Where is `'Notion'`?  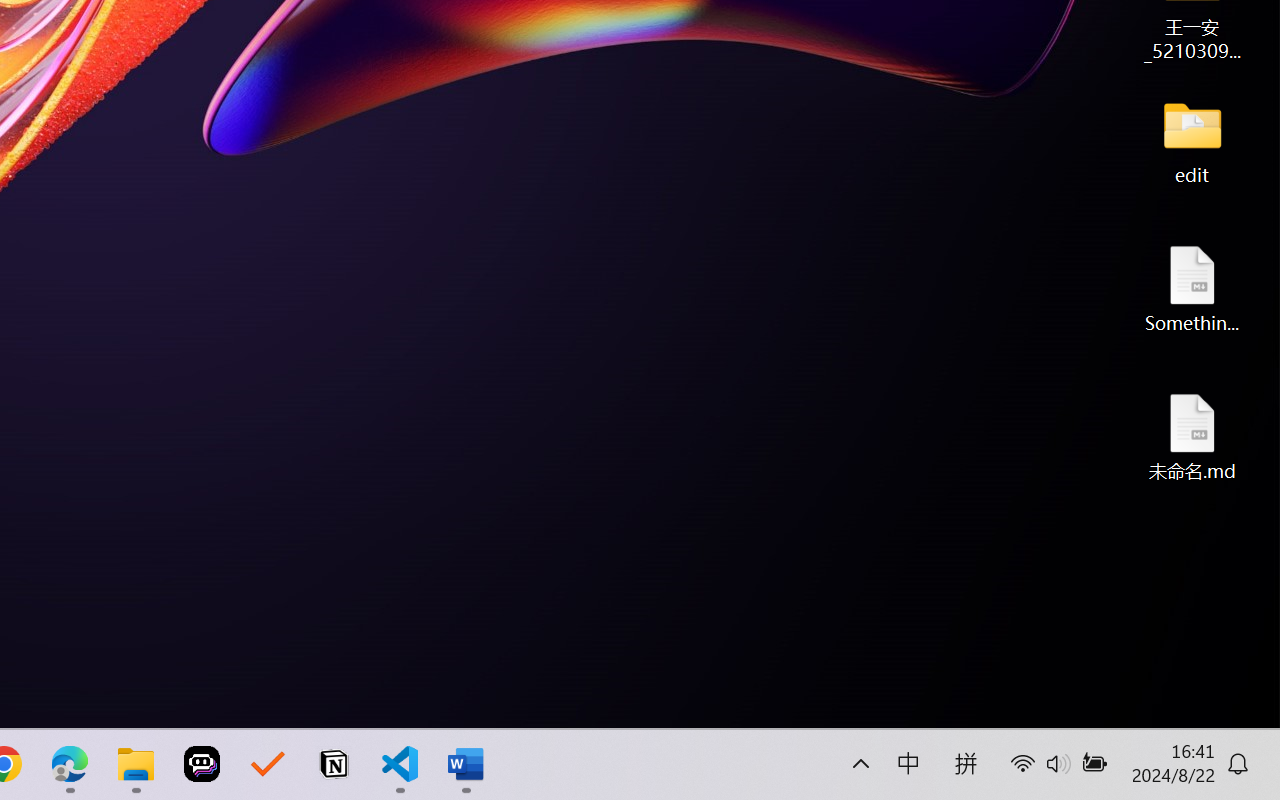 'Notion' is located at coordinates (334, 764).